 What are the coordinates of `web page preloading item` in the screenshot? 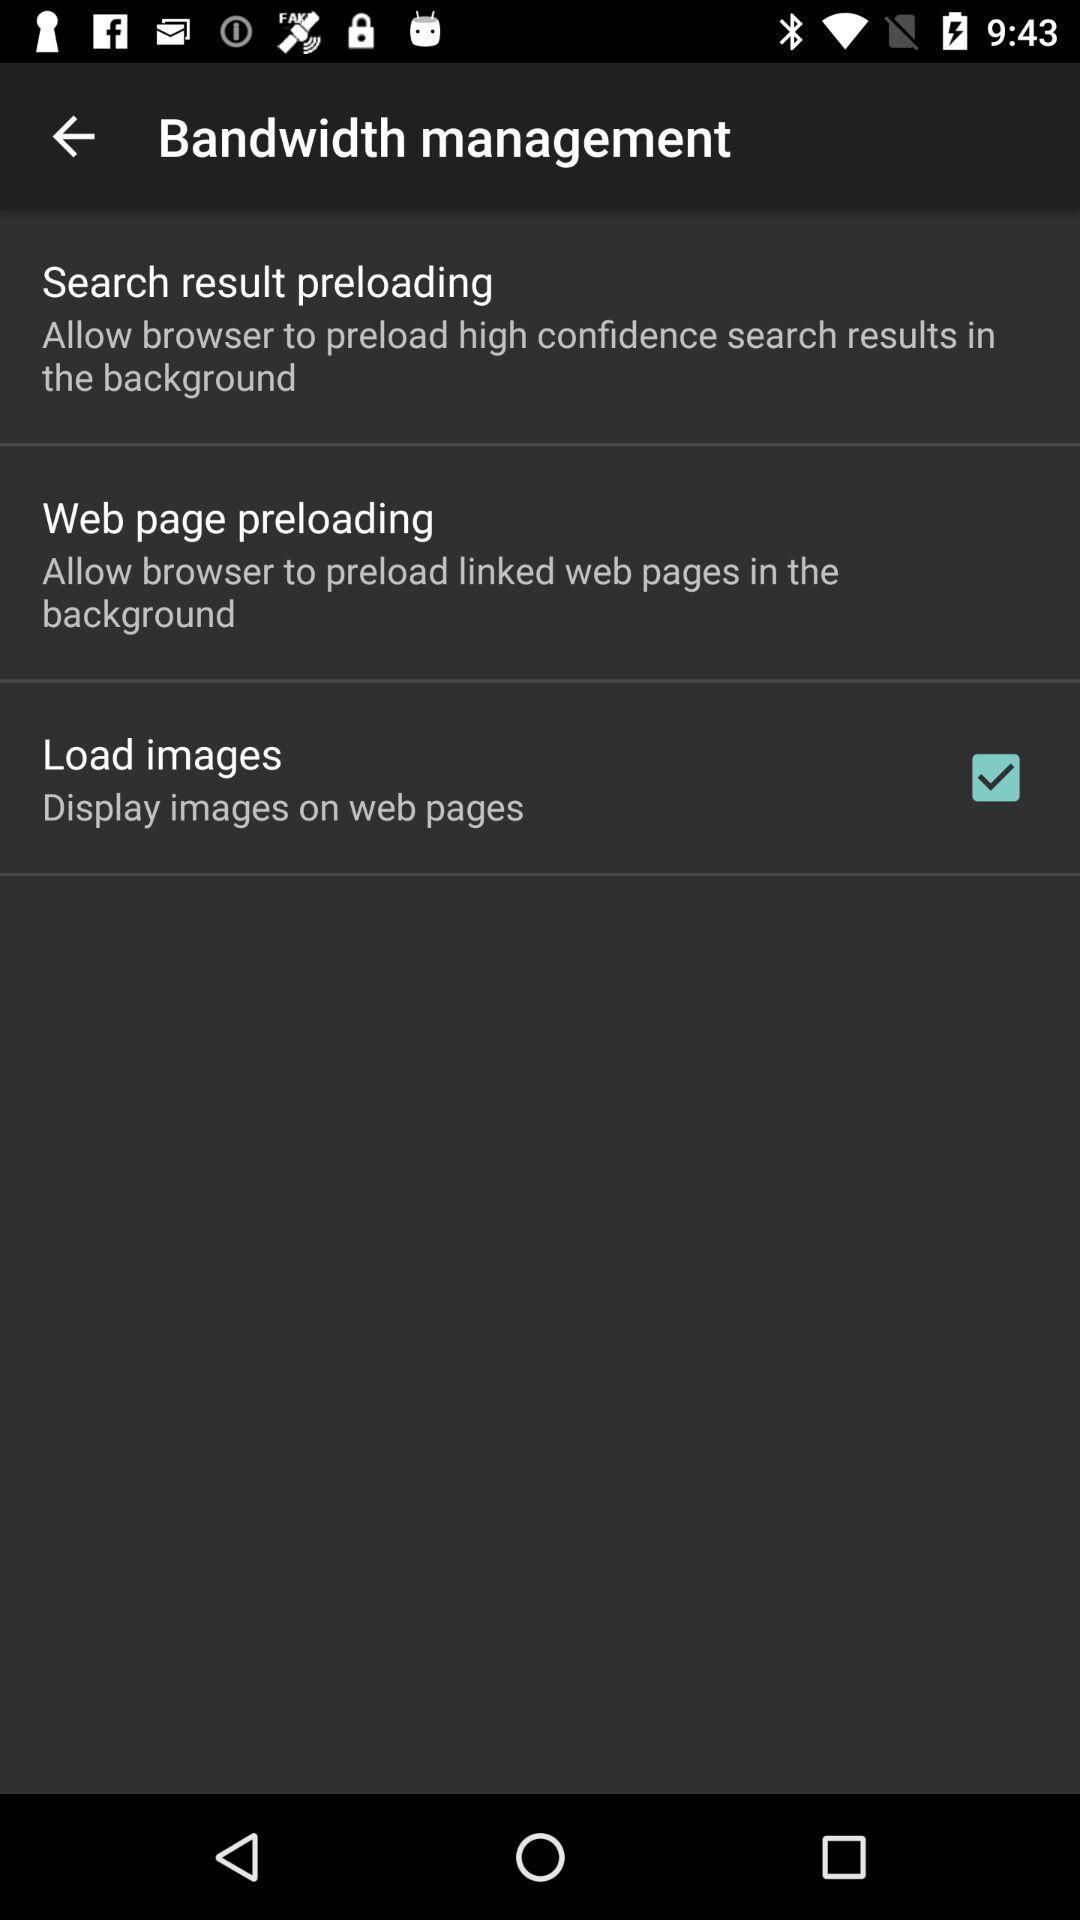 It's located at (237, 516).